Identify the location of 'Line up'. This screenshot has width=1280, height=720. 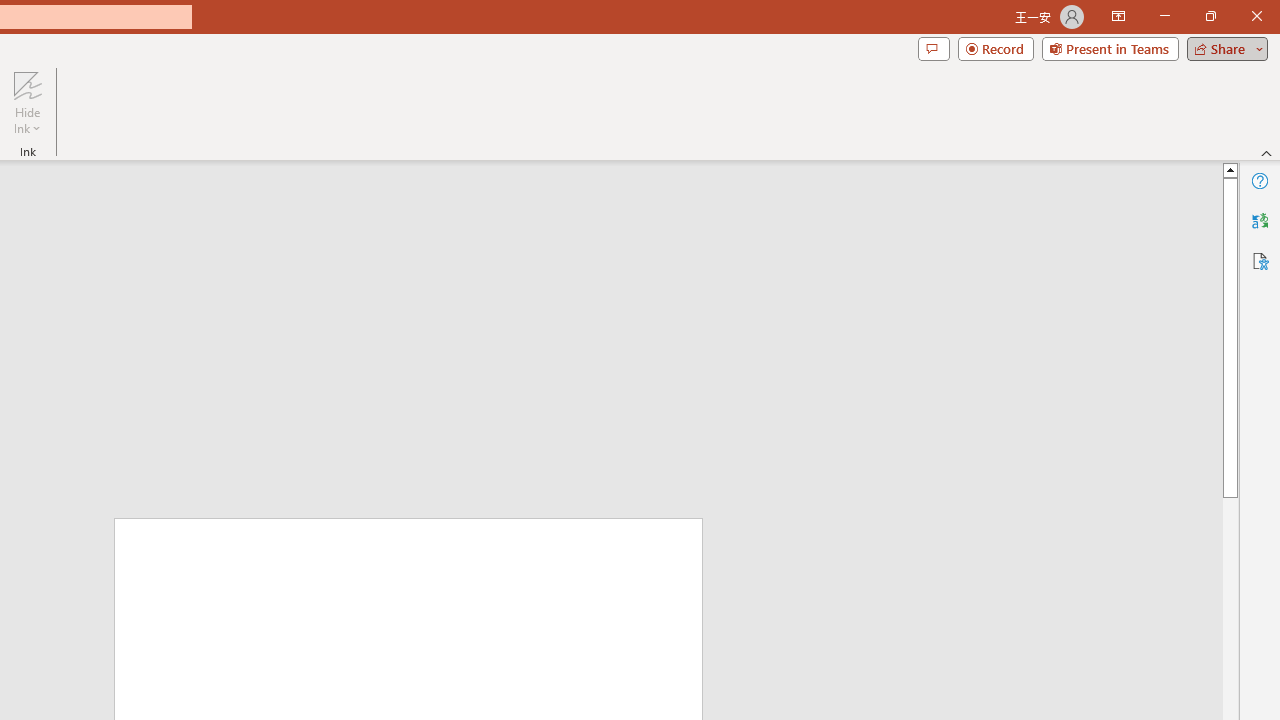
(1229, 168).